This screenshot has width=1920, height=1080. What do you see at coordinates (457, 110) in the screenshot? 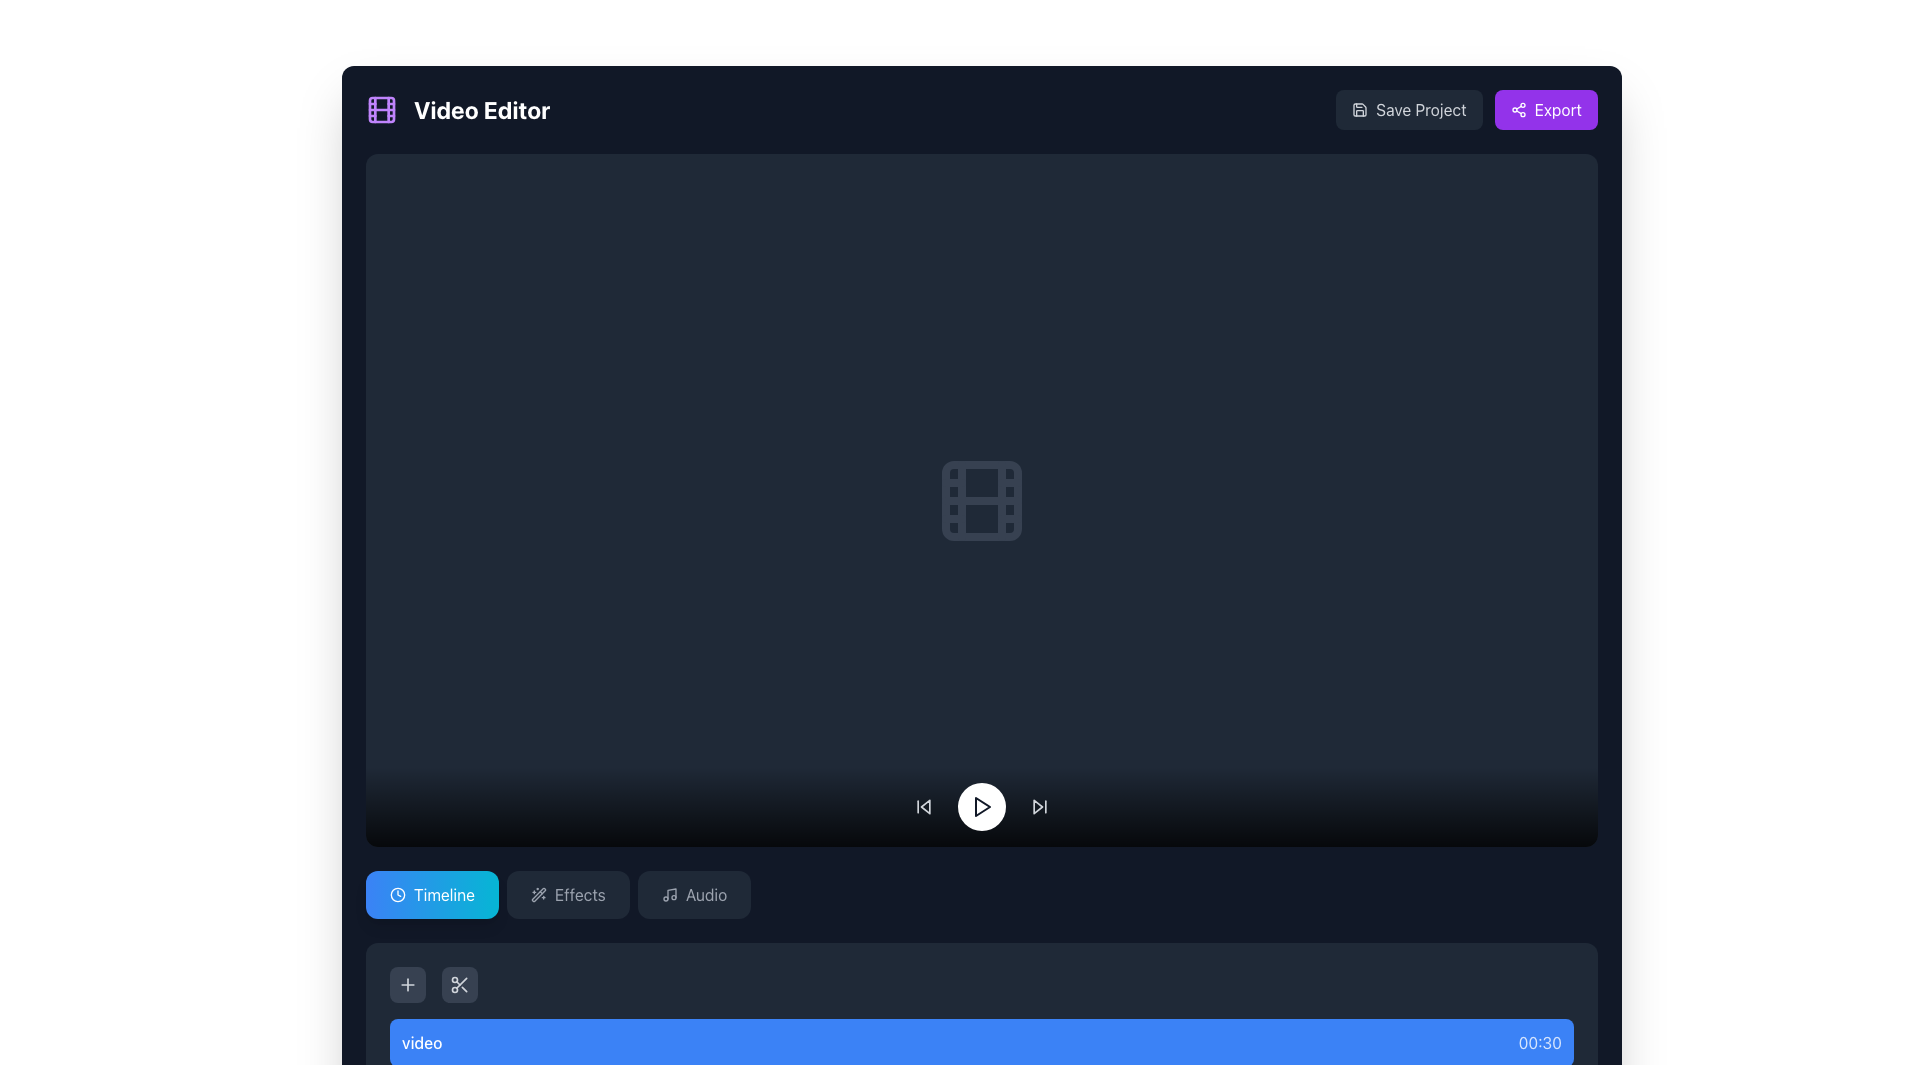
I see `the 'Video Editor' static text and icon combination label, which features bold, white text and a purple film reel icon, located at the upper-left corner of the user interface` at bounding box center [457, 110].